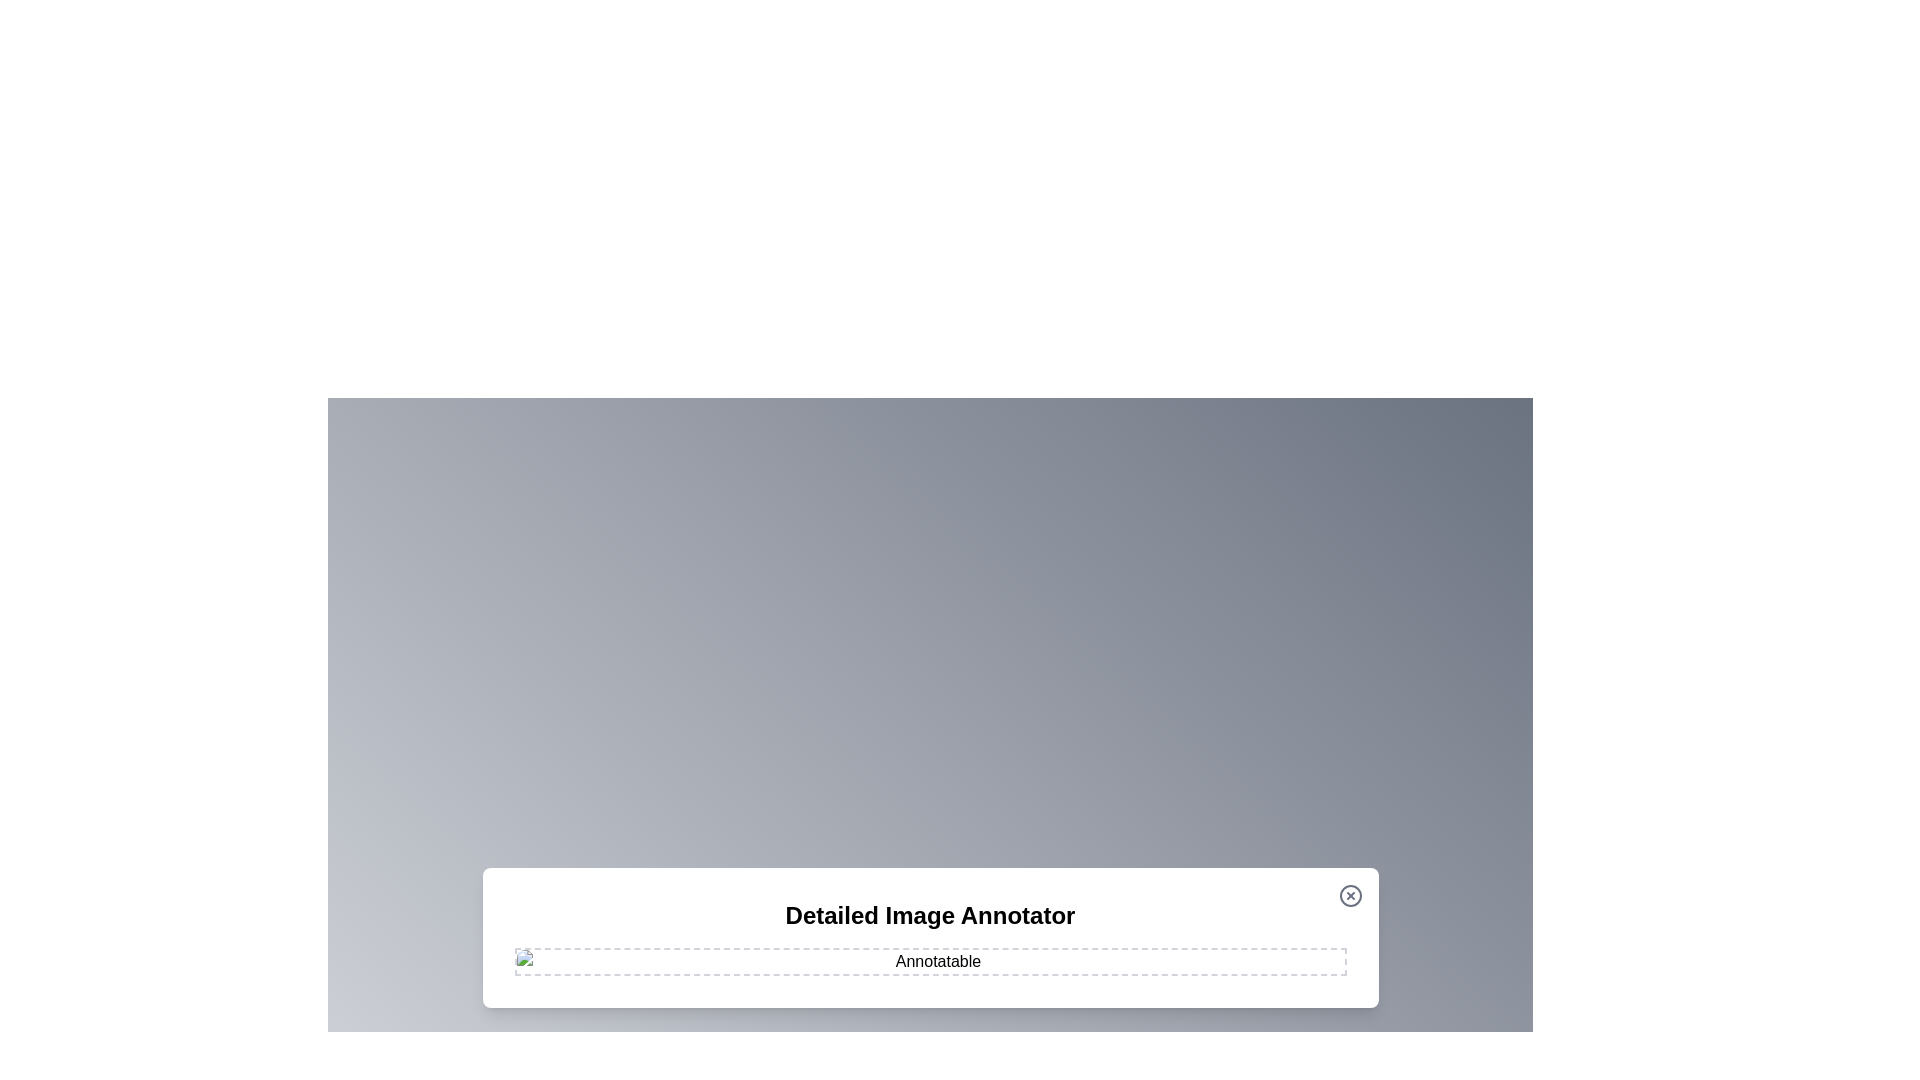 Image resolution: width=1920 pixels, height=1080 pixels. I want to click on the image at coordinates (1237, 957) to add an annotation, so click(1236, 955).